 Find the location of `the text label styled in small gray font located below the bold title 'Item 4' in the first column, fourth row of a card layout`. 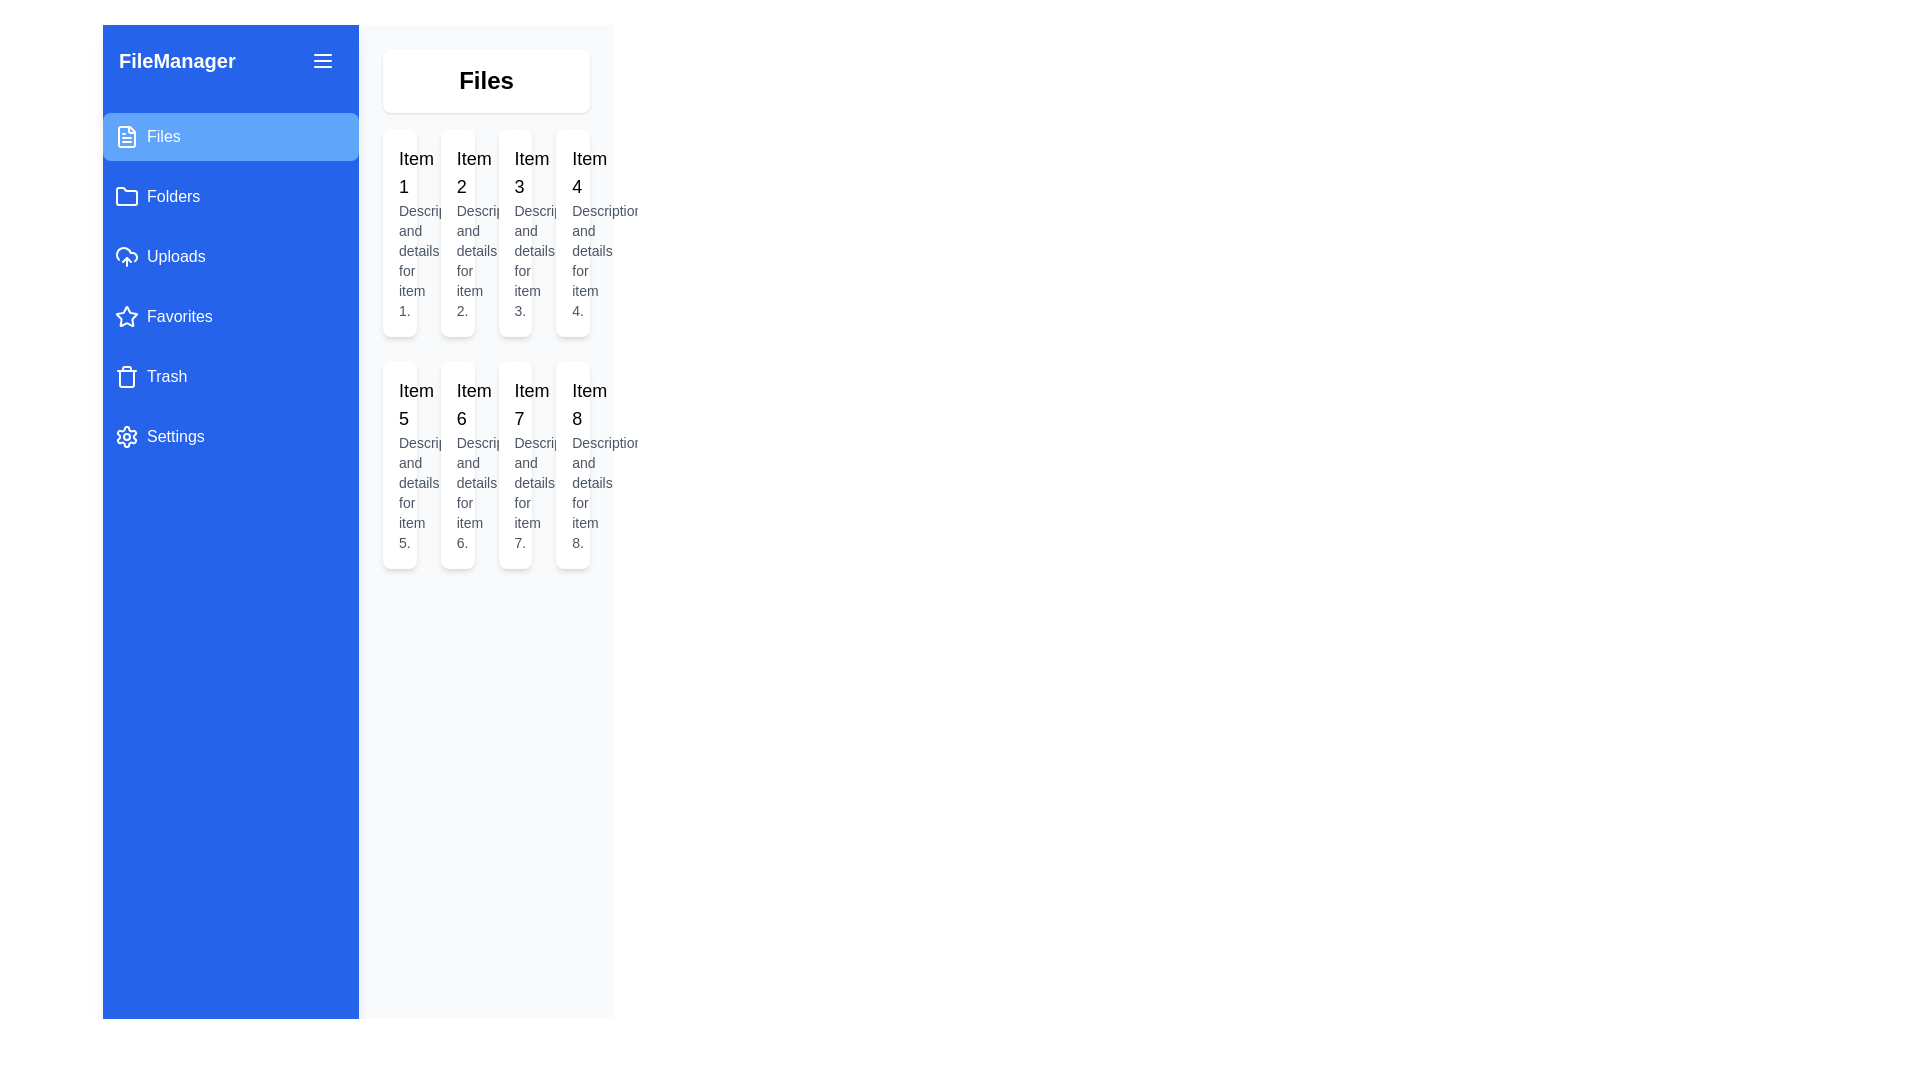

the text label styled in small gray font located below the bold title 'Item 4' in the first column, fourth row of a card layout is located at coordinates (572, 260).